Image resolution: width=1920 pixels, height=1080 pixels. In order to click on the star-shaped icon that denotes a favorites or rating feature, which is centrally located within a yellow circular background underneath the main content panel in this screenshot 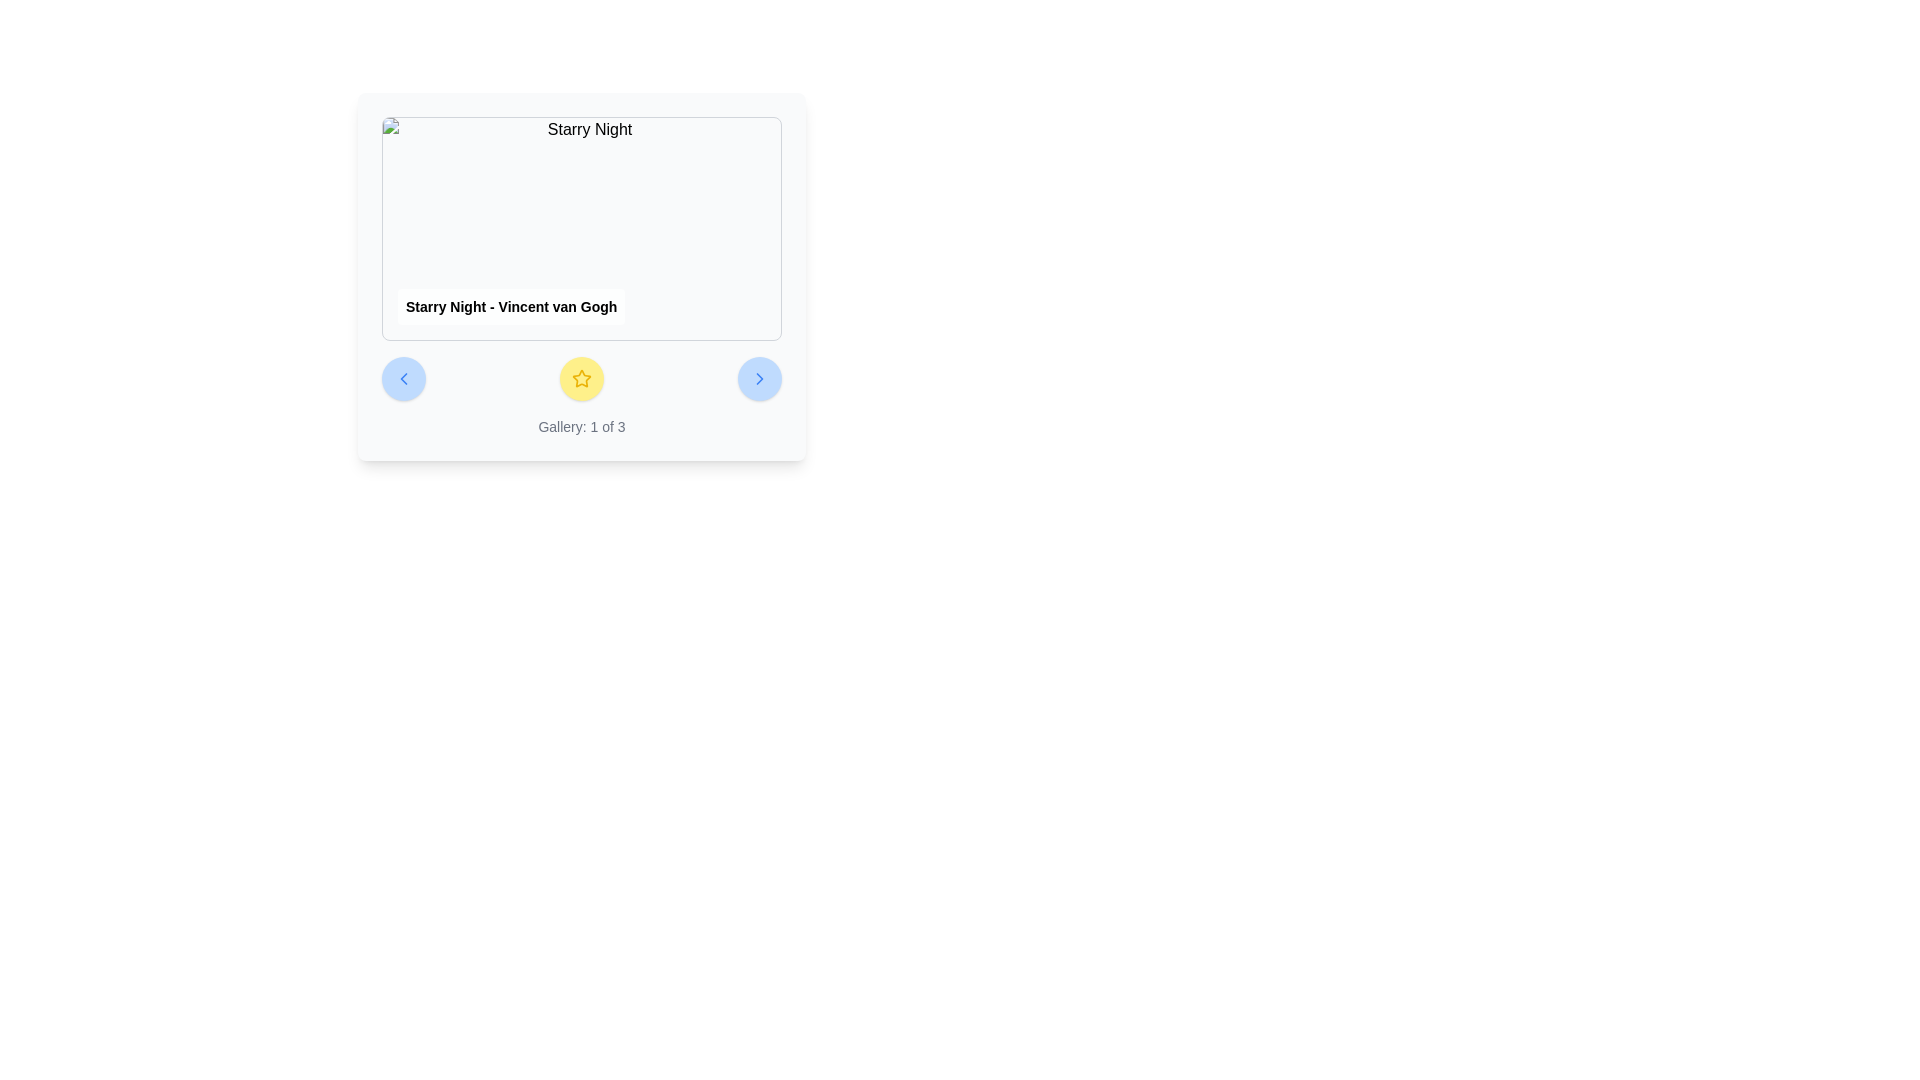, I will do `click(580, 378)`.